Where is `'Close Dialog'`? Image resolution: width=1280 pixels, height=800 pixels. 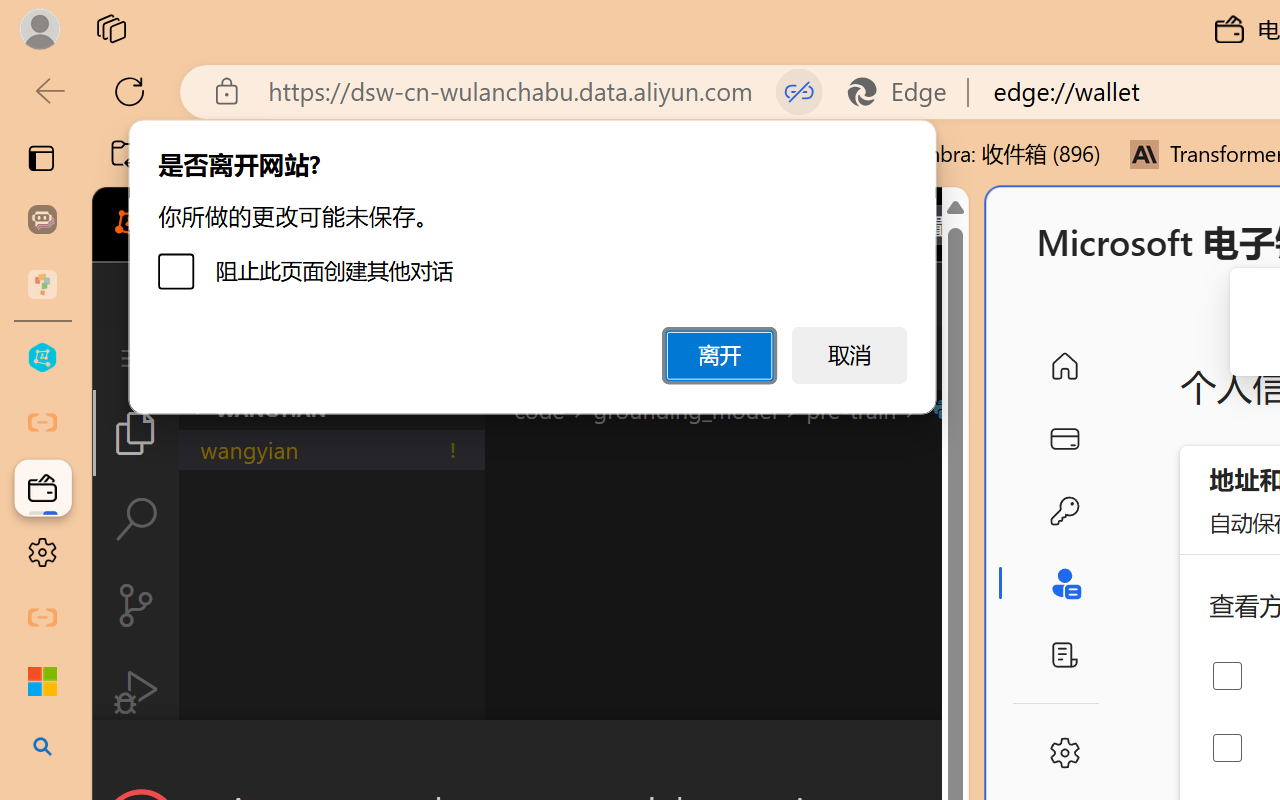
'Close Dialog' is located at coordinates (960, 756).